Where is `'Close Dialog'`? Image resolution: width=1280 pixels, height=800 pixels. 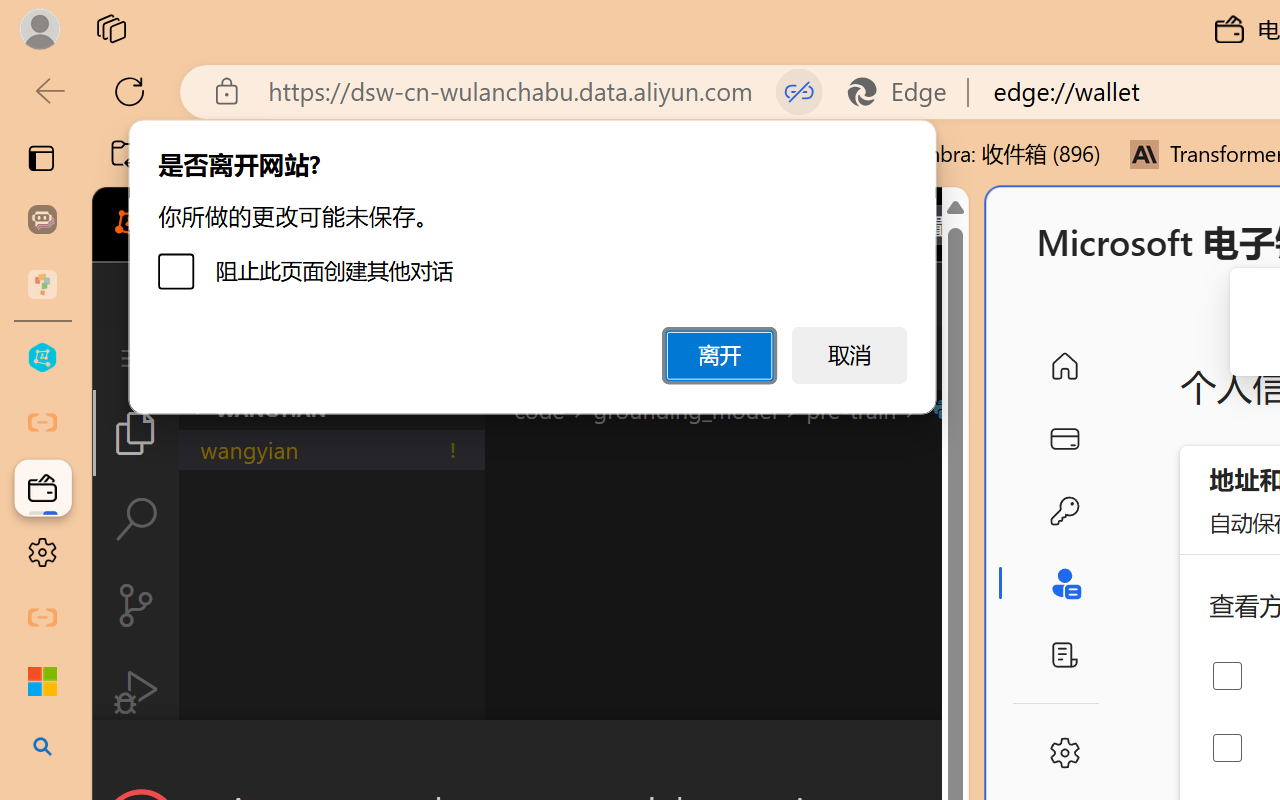
'Close Dialog' is located at coordinates (960, 756).